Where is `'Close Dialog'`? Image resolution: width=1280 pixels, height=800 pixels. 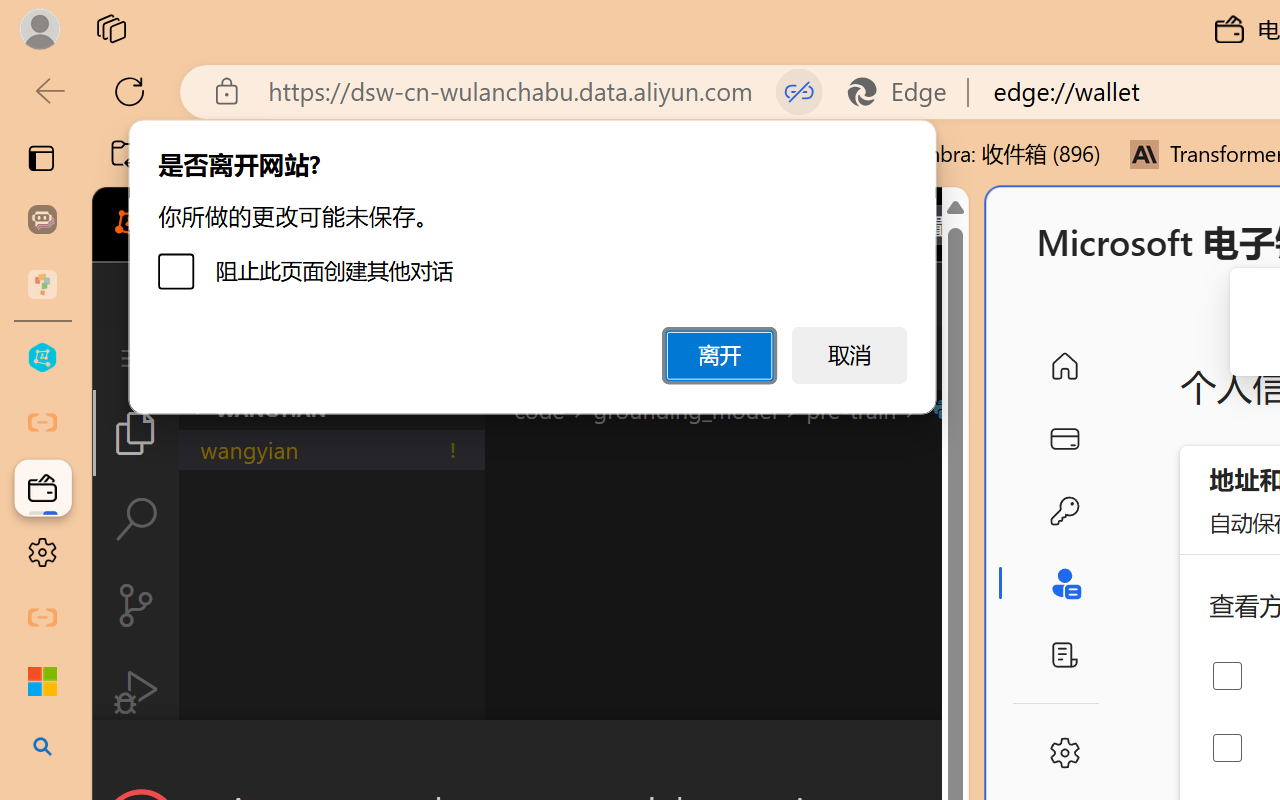
'Close Dialog' is located at coordinates (960, 756).